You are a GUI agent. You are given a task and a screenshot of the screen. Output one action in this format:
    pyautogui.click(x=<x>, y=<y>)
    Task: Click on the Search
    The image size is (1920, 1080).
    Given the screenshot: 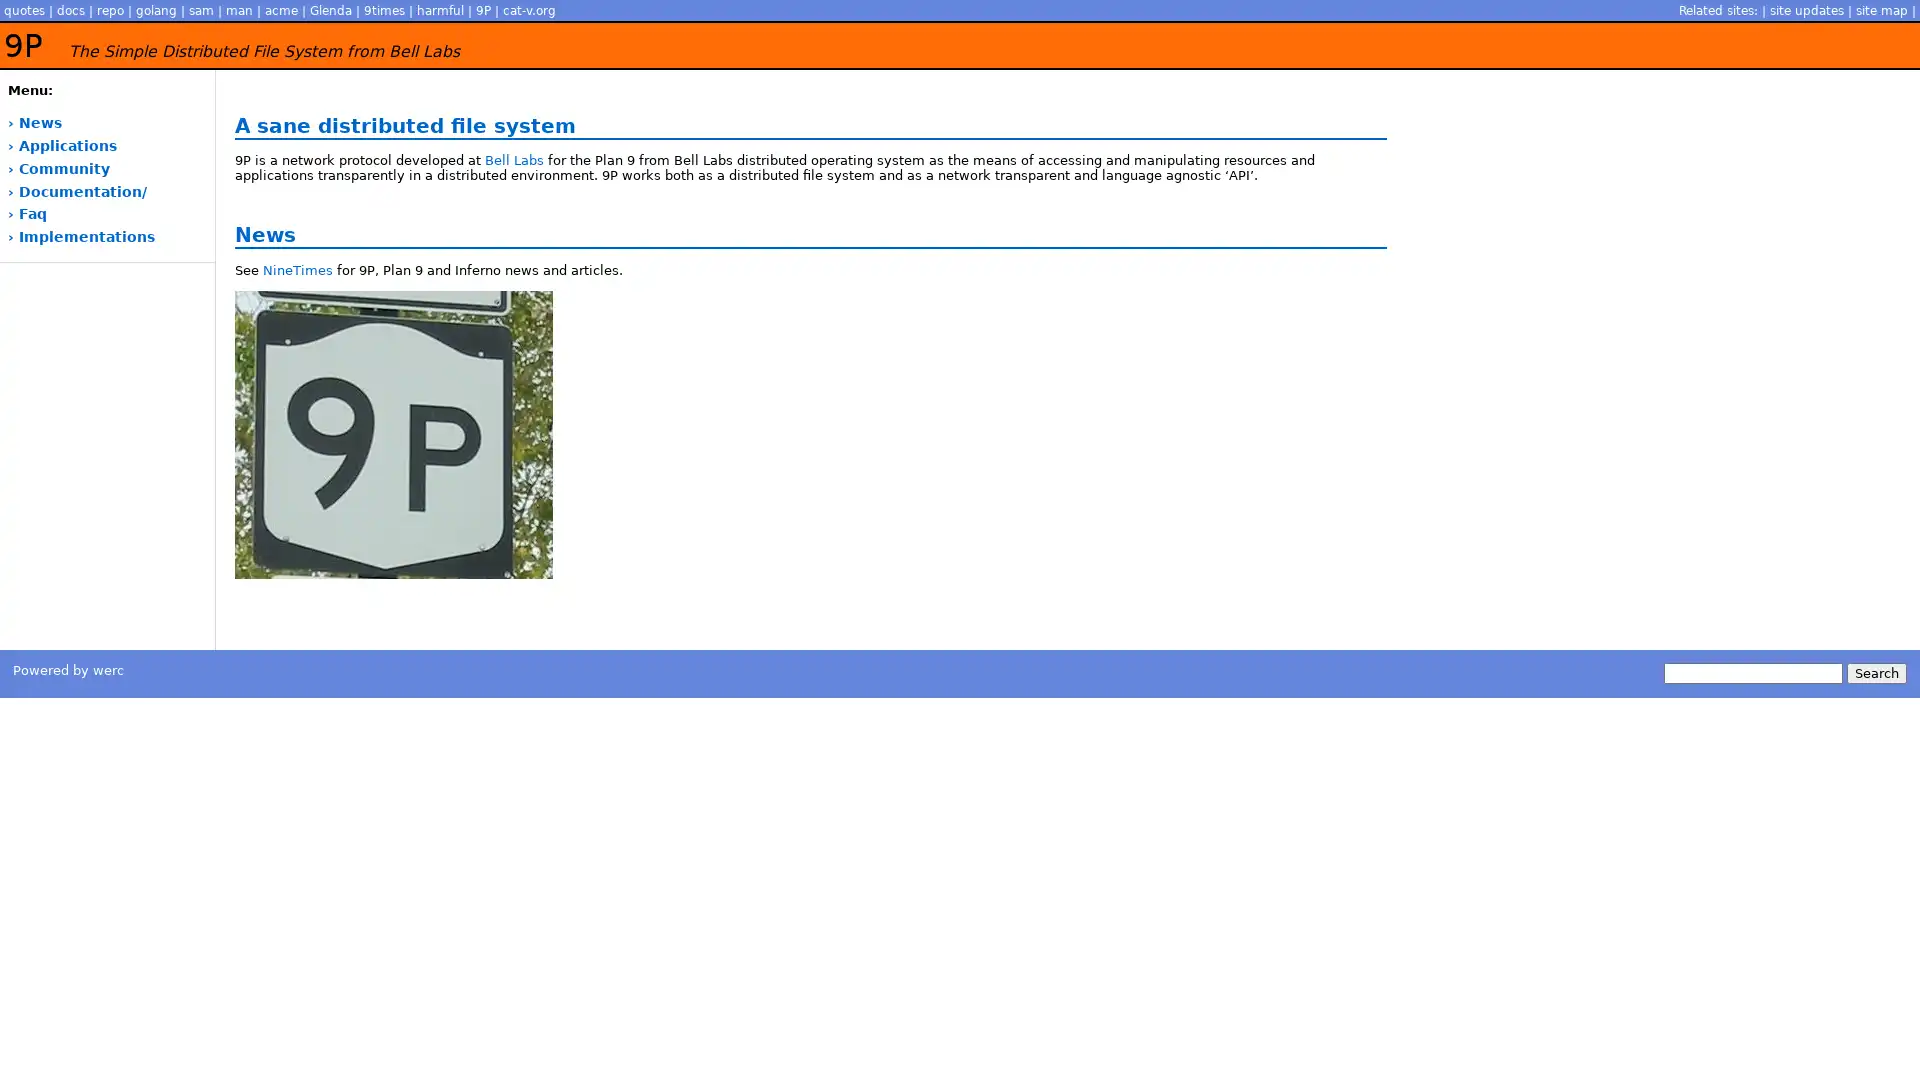 What is the action you would take?
    pyautogui.click(x=1875, y=673)
    